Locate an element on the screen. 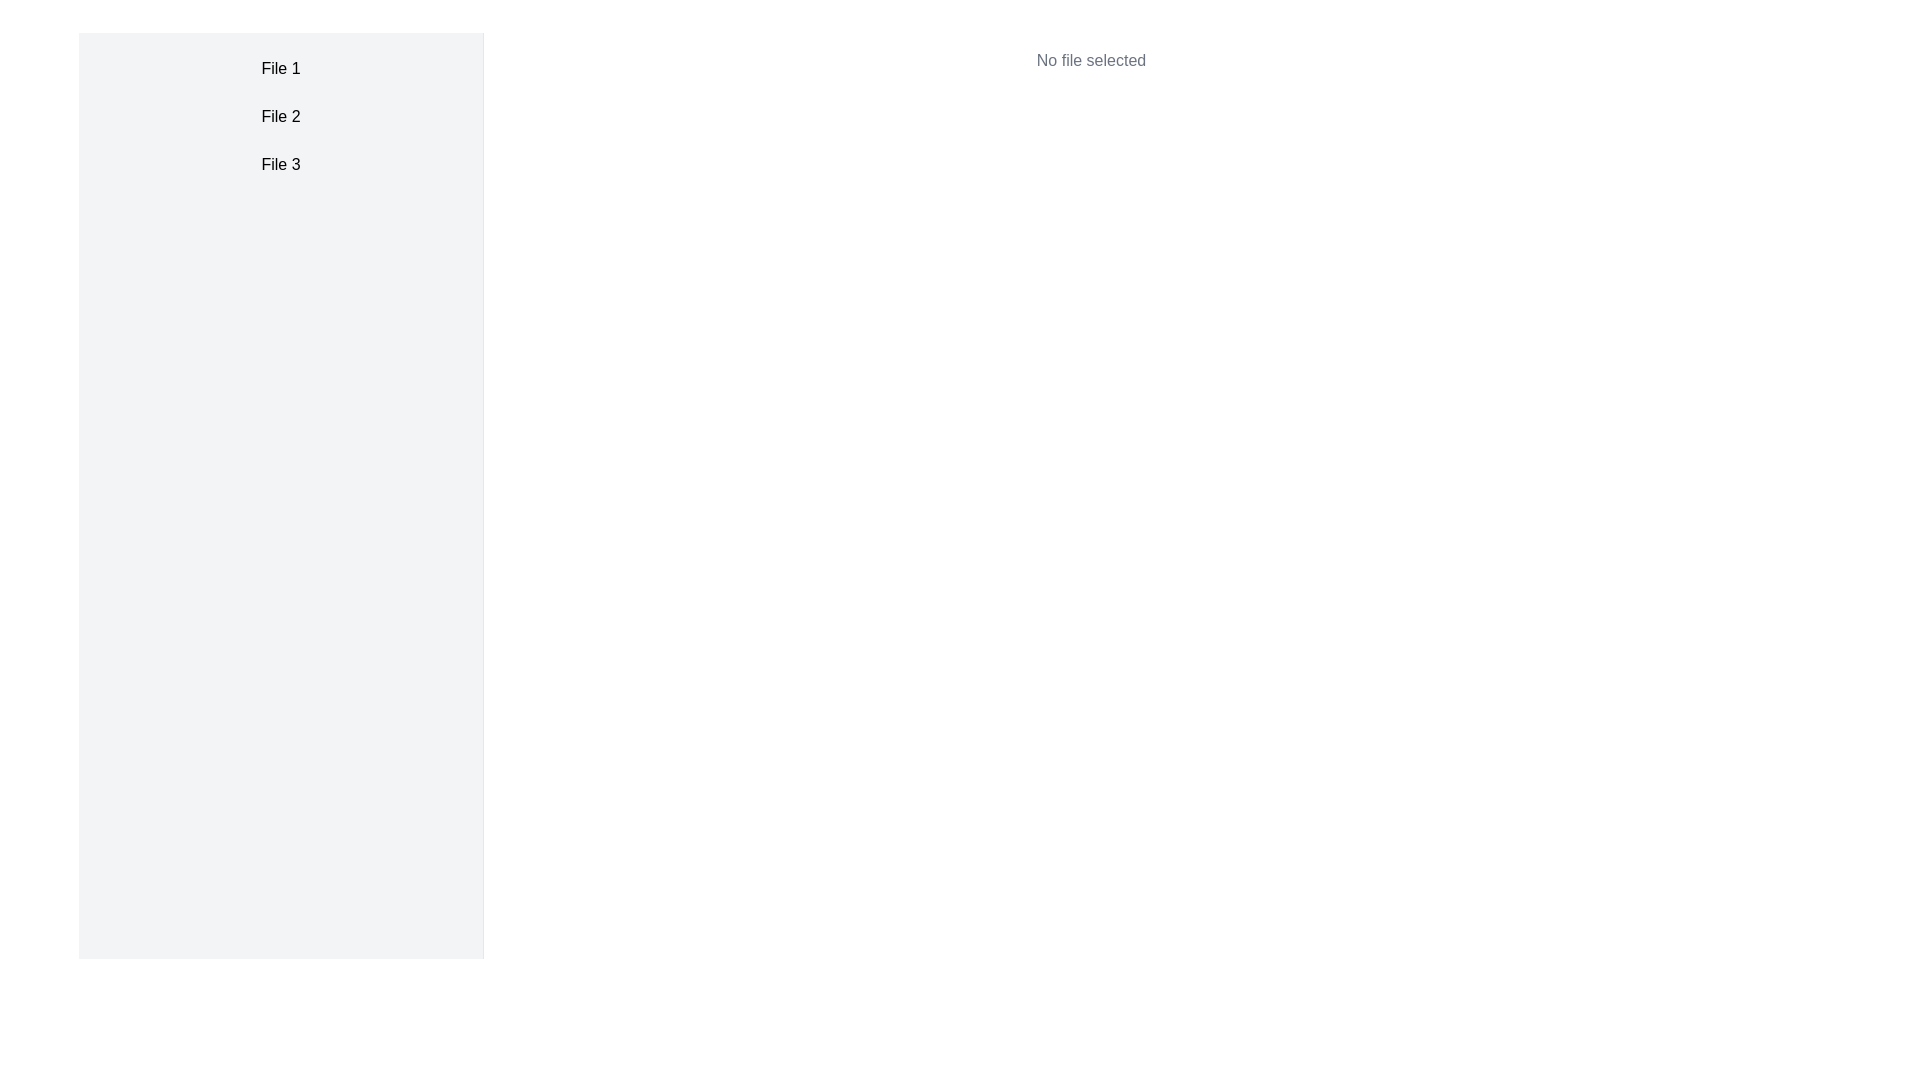 Image resolution: width=1920 pixels, height=1080 pixels. the first list item labeled 'File 1' is located at coordinates (280, 68).